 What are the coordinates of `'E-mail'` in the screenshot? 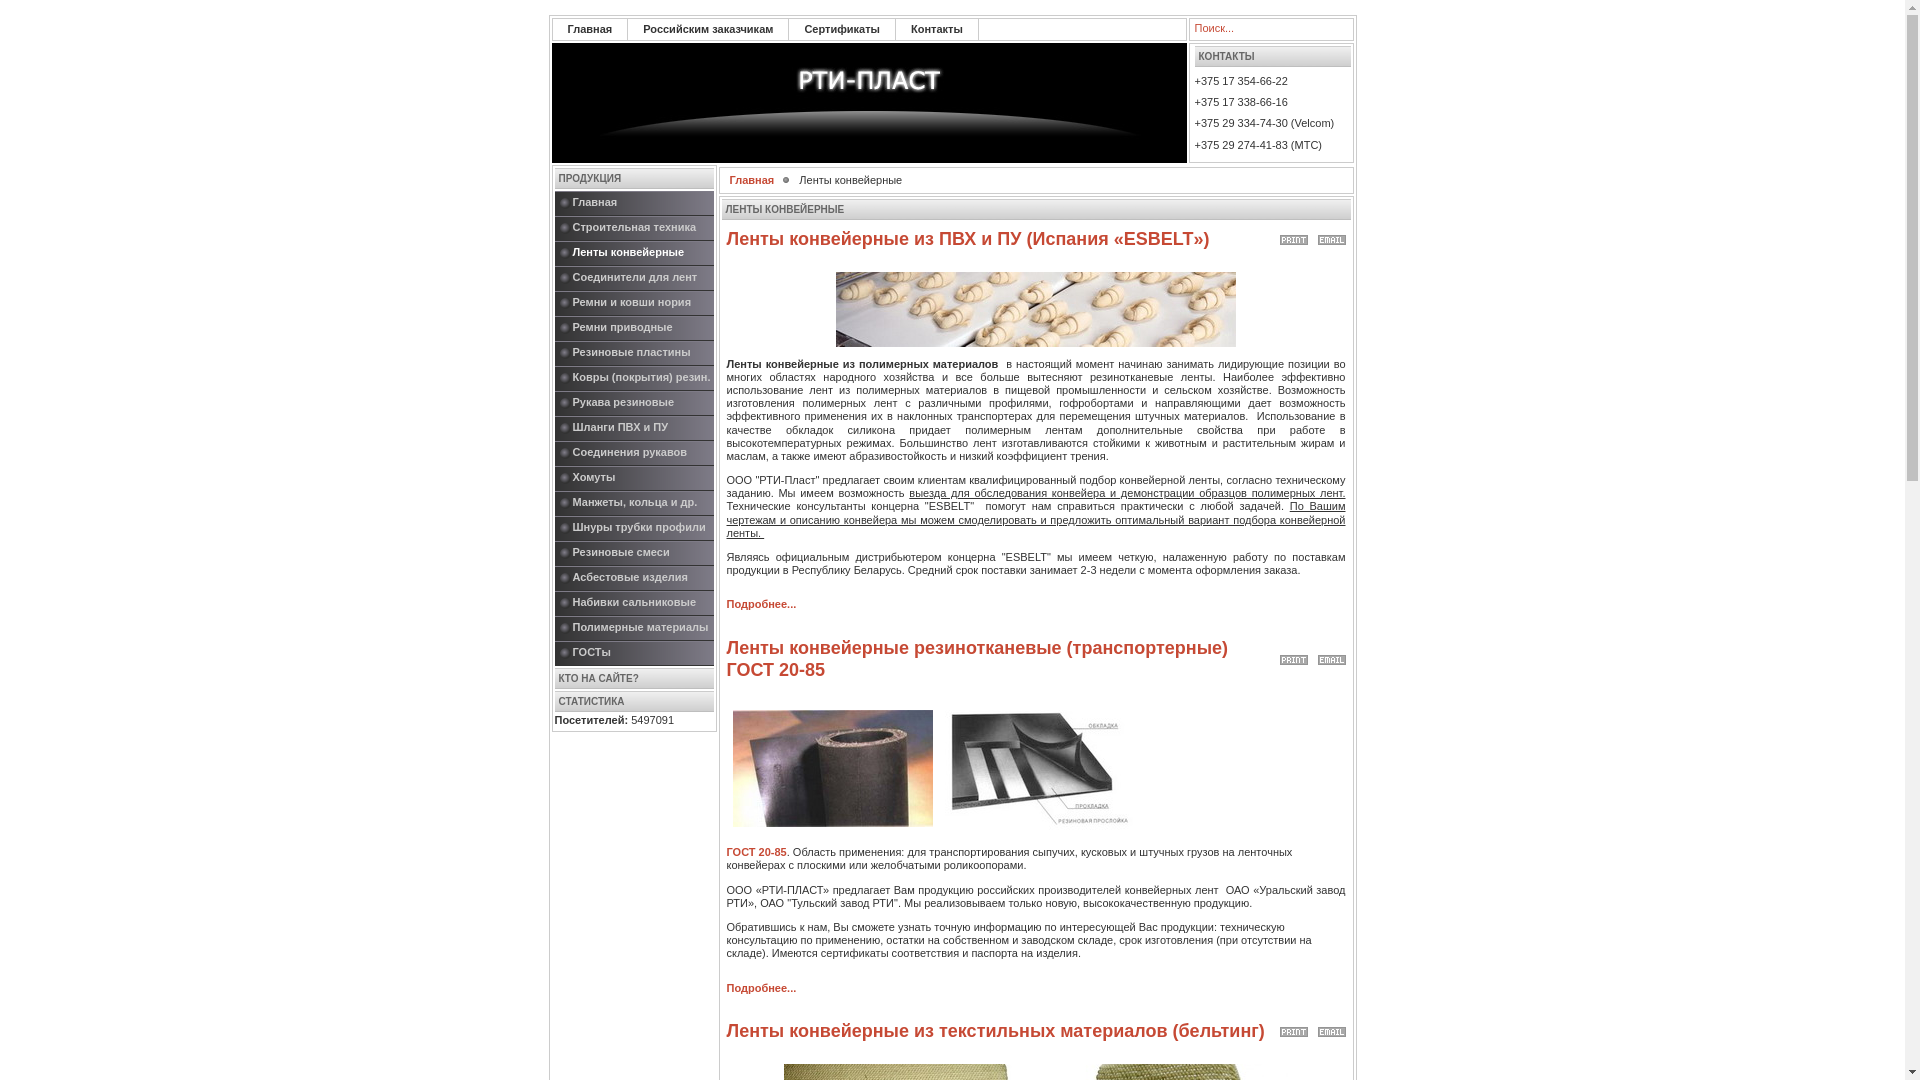 It's located at (1331, 655).